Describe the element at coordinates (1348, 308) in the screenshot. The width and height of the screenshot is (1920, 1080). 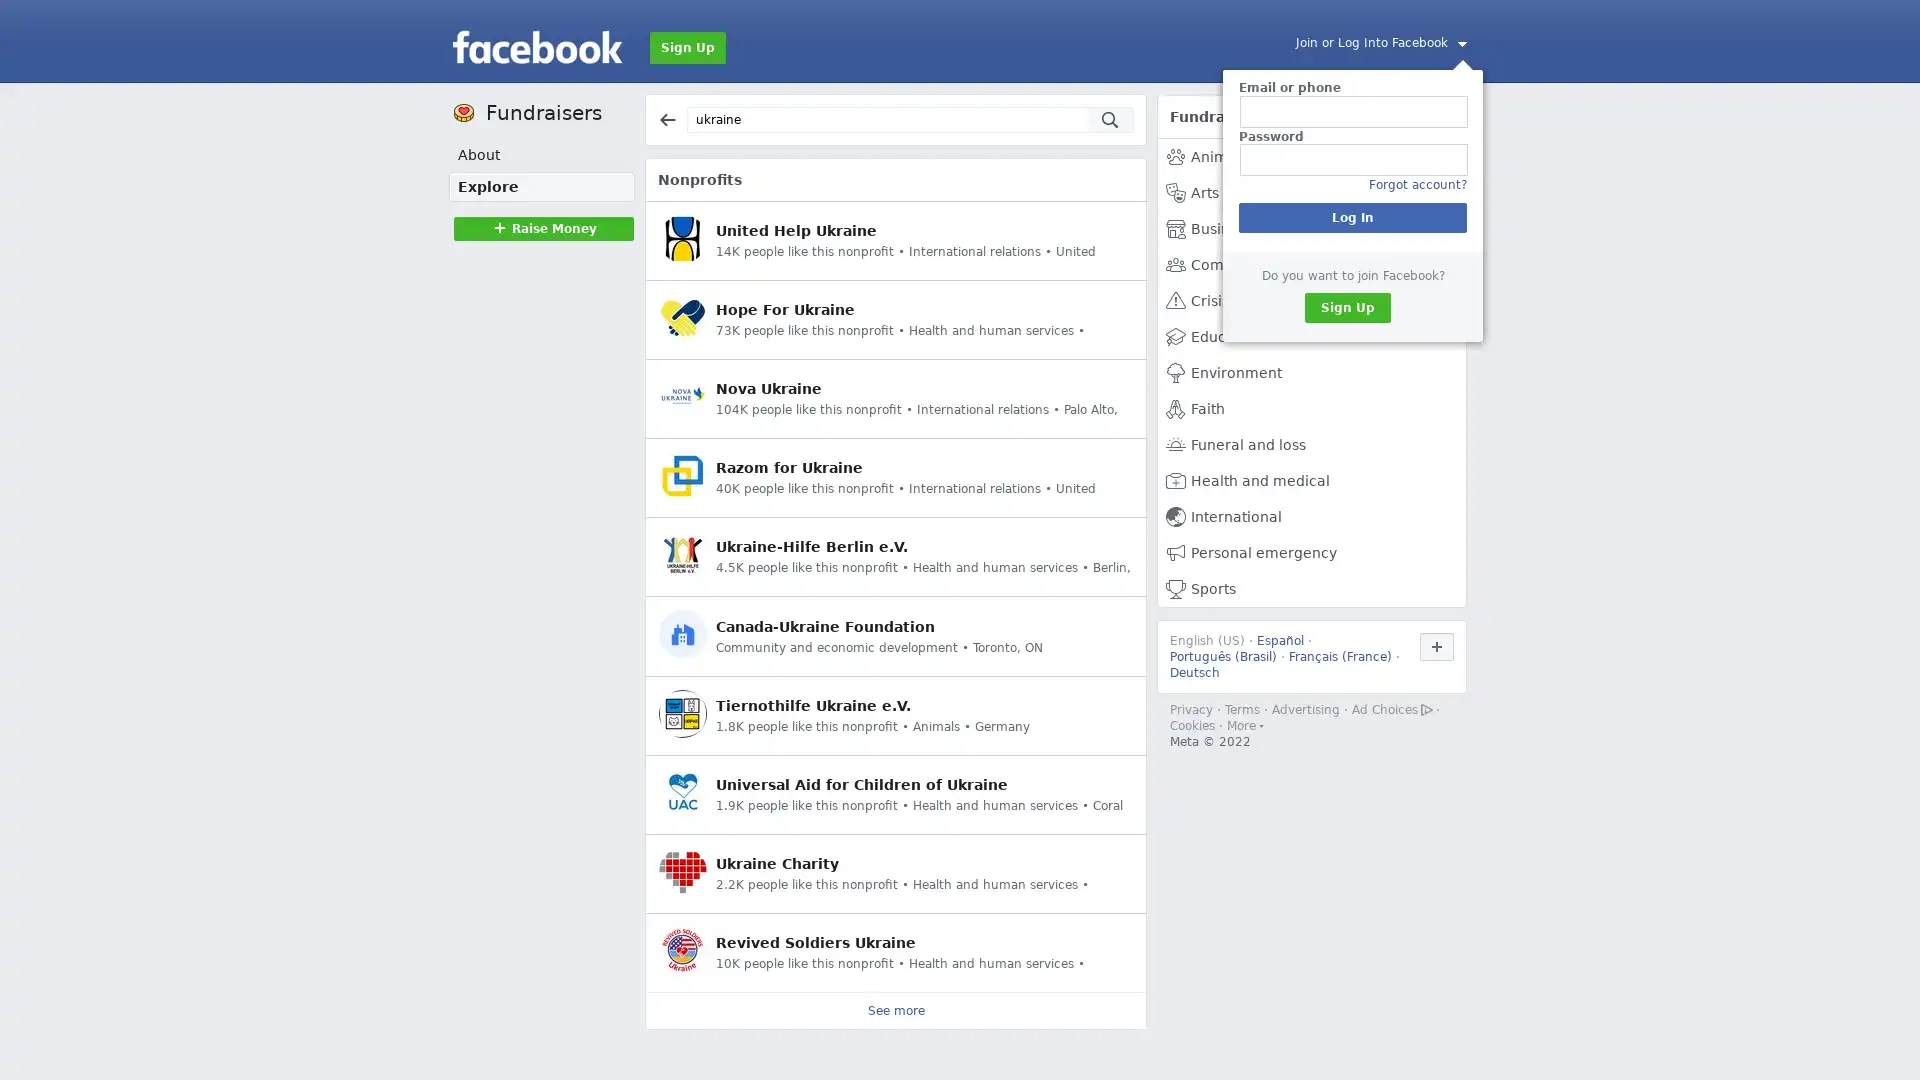
I see `Sign Up` at that location.